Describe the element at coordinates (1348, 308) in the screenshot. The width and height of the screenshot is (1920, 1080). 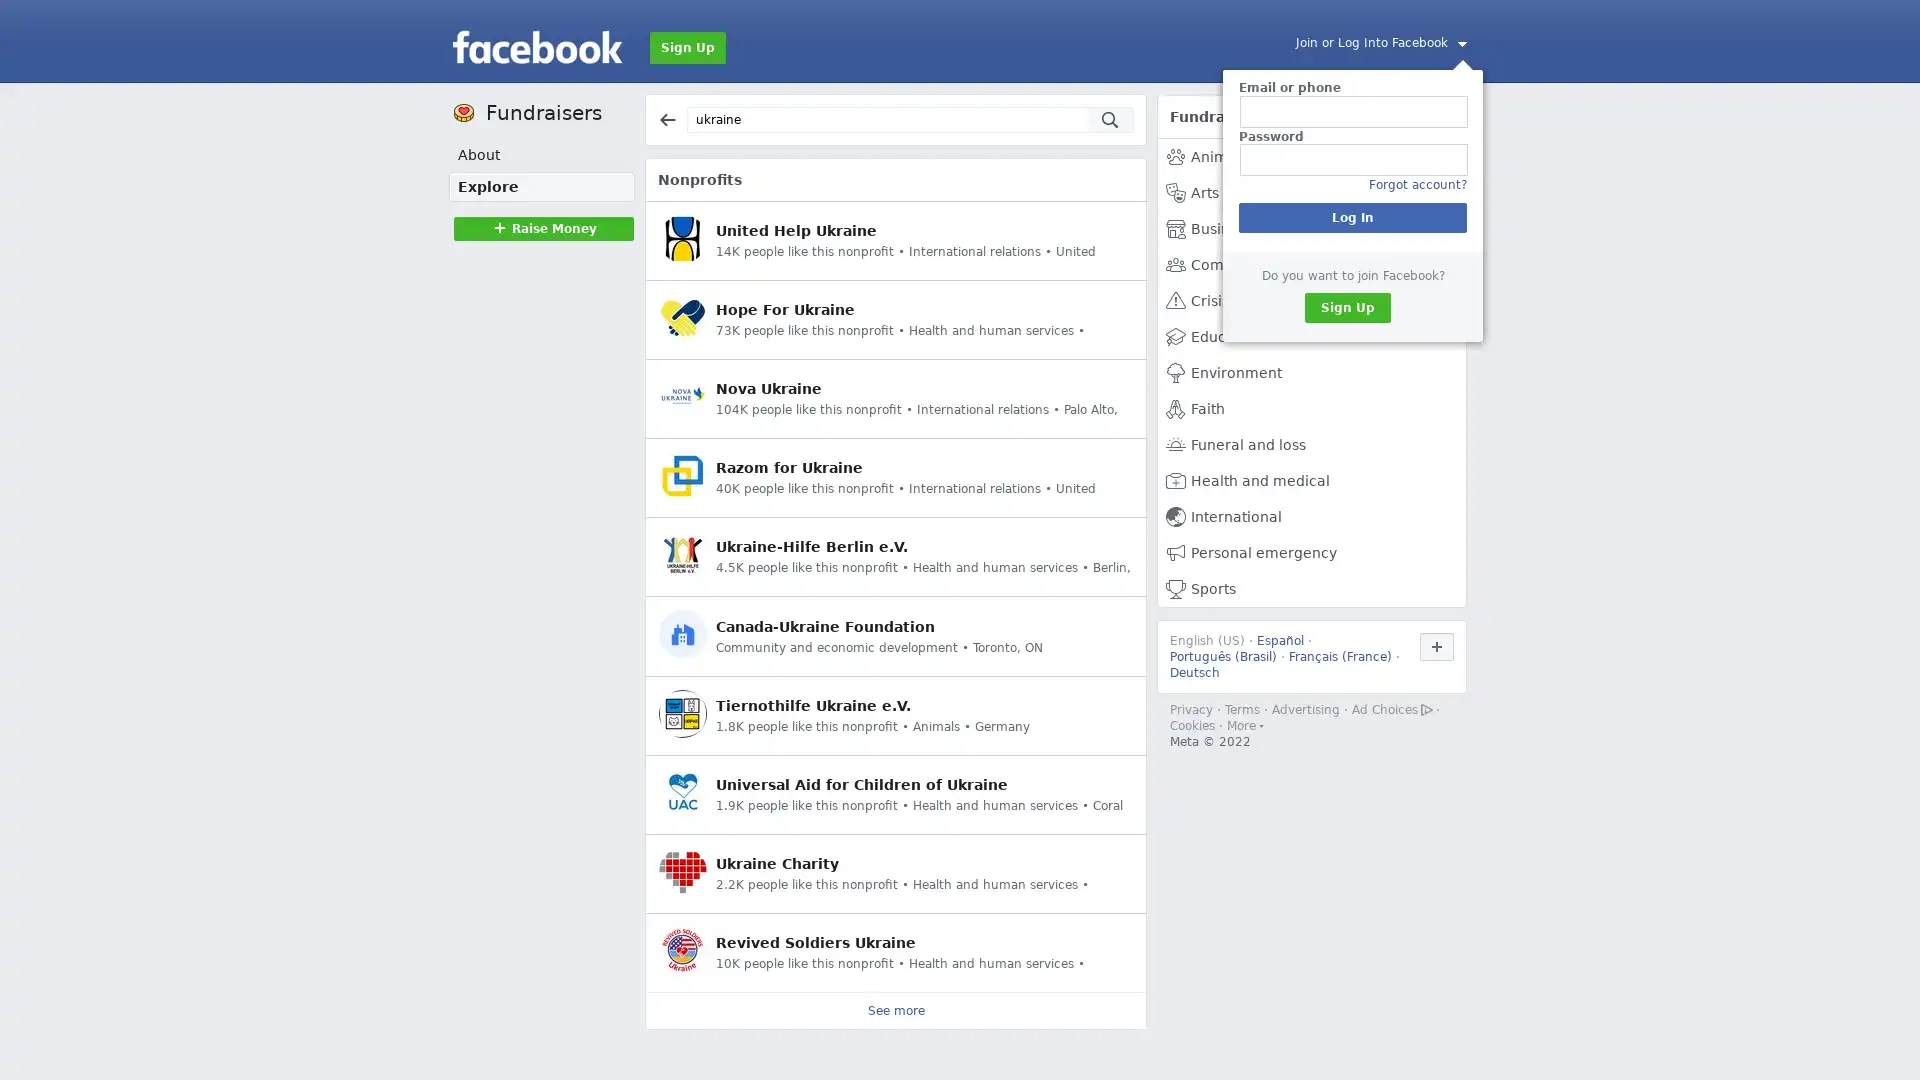
I see `Sign Up` at that location.